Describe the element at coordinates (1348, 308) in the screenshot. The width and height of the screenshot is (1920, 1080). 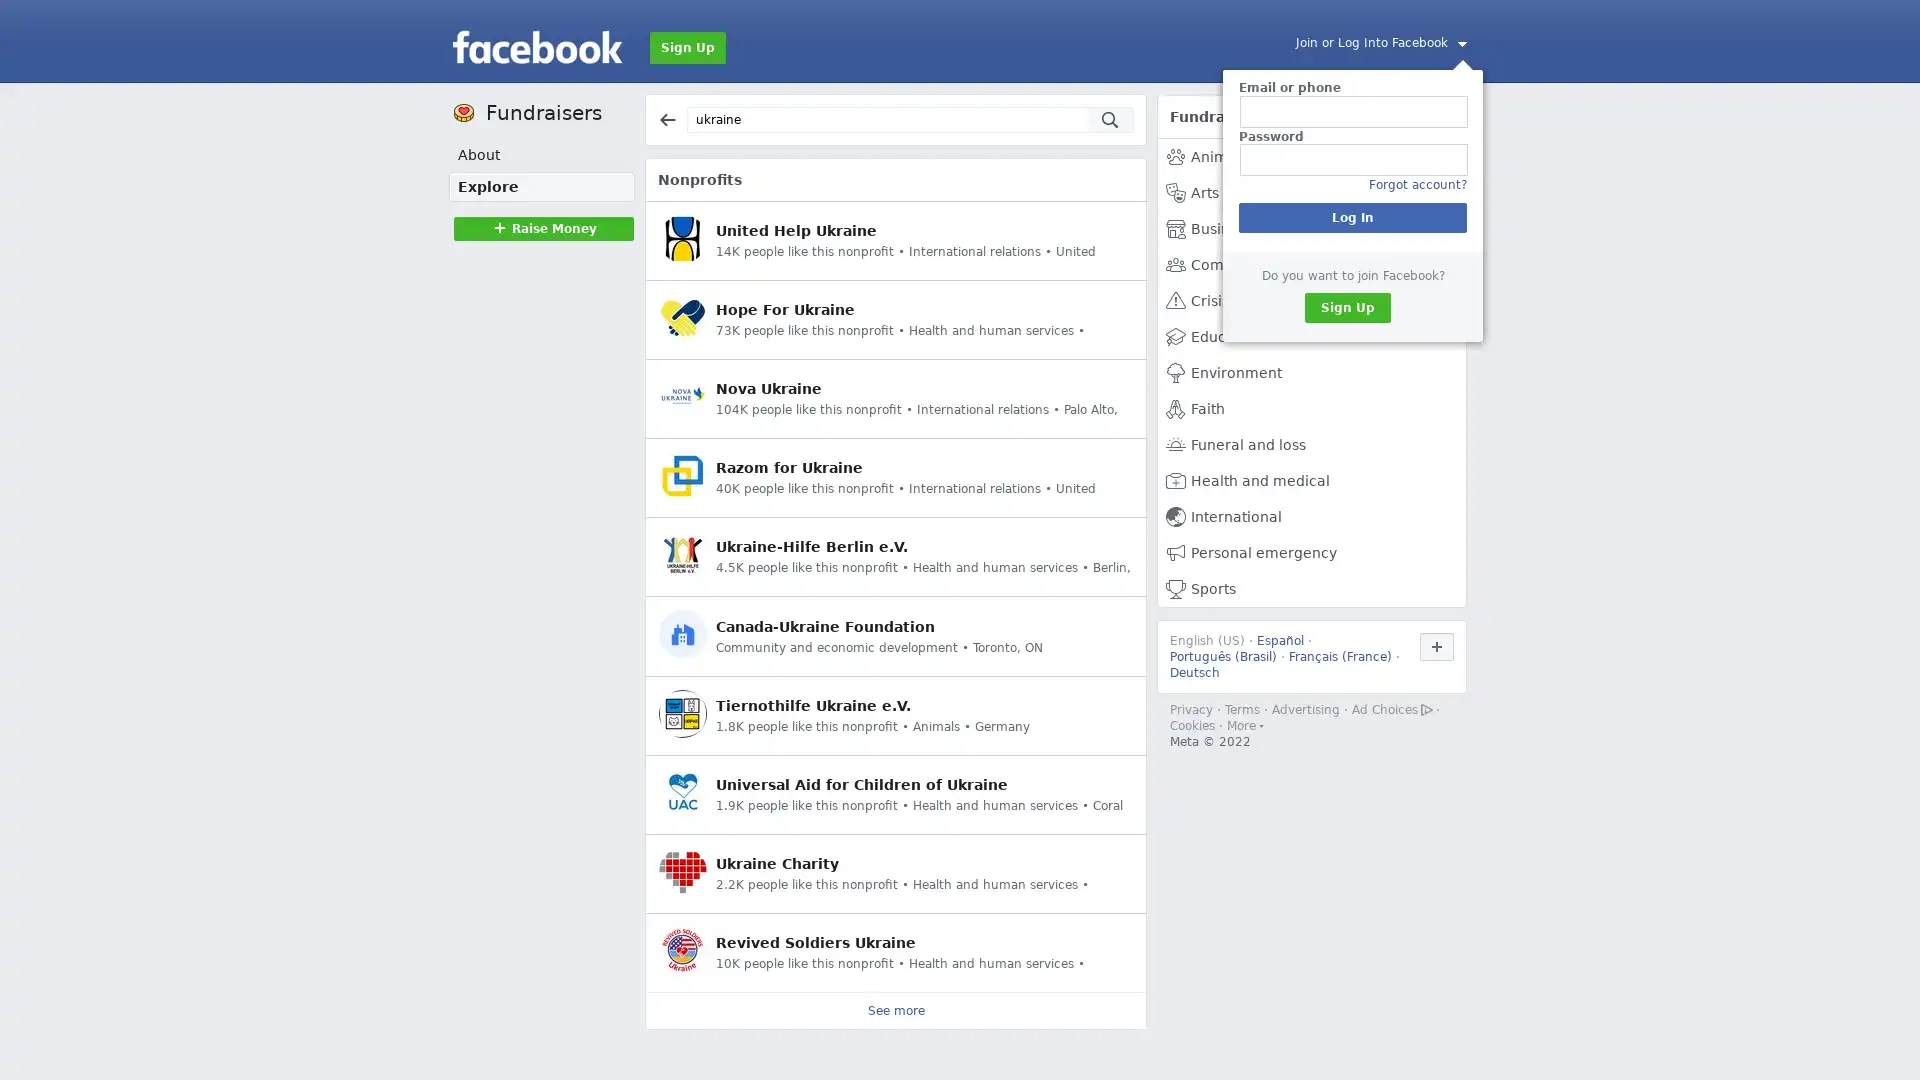
I see `Sign Up` at that location.